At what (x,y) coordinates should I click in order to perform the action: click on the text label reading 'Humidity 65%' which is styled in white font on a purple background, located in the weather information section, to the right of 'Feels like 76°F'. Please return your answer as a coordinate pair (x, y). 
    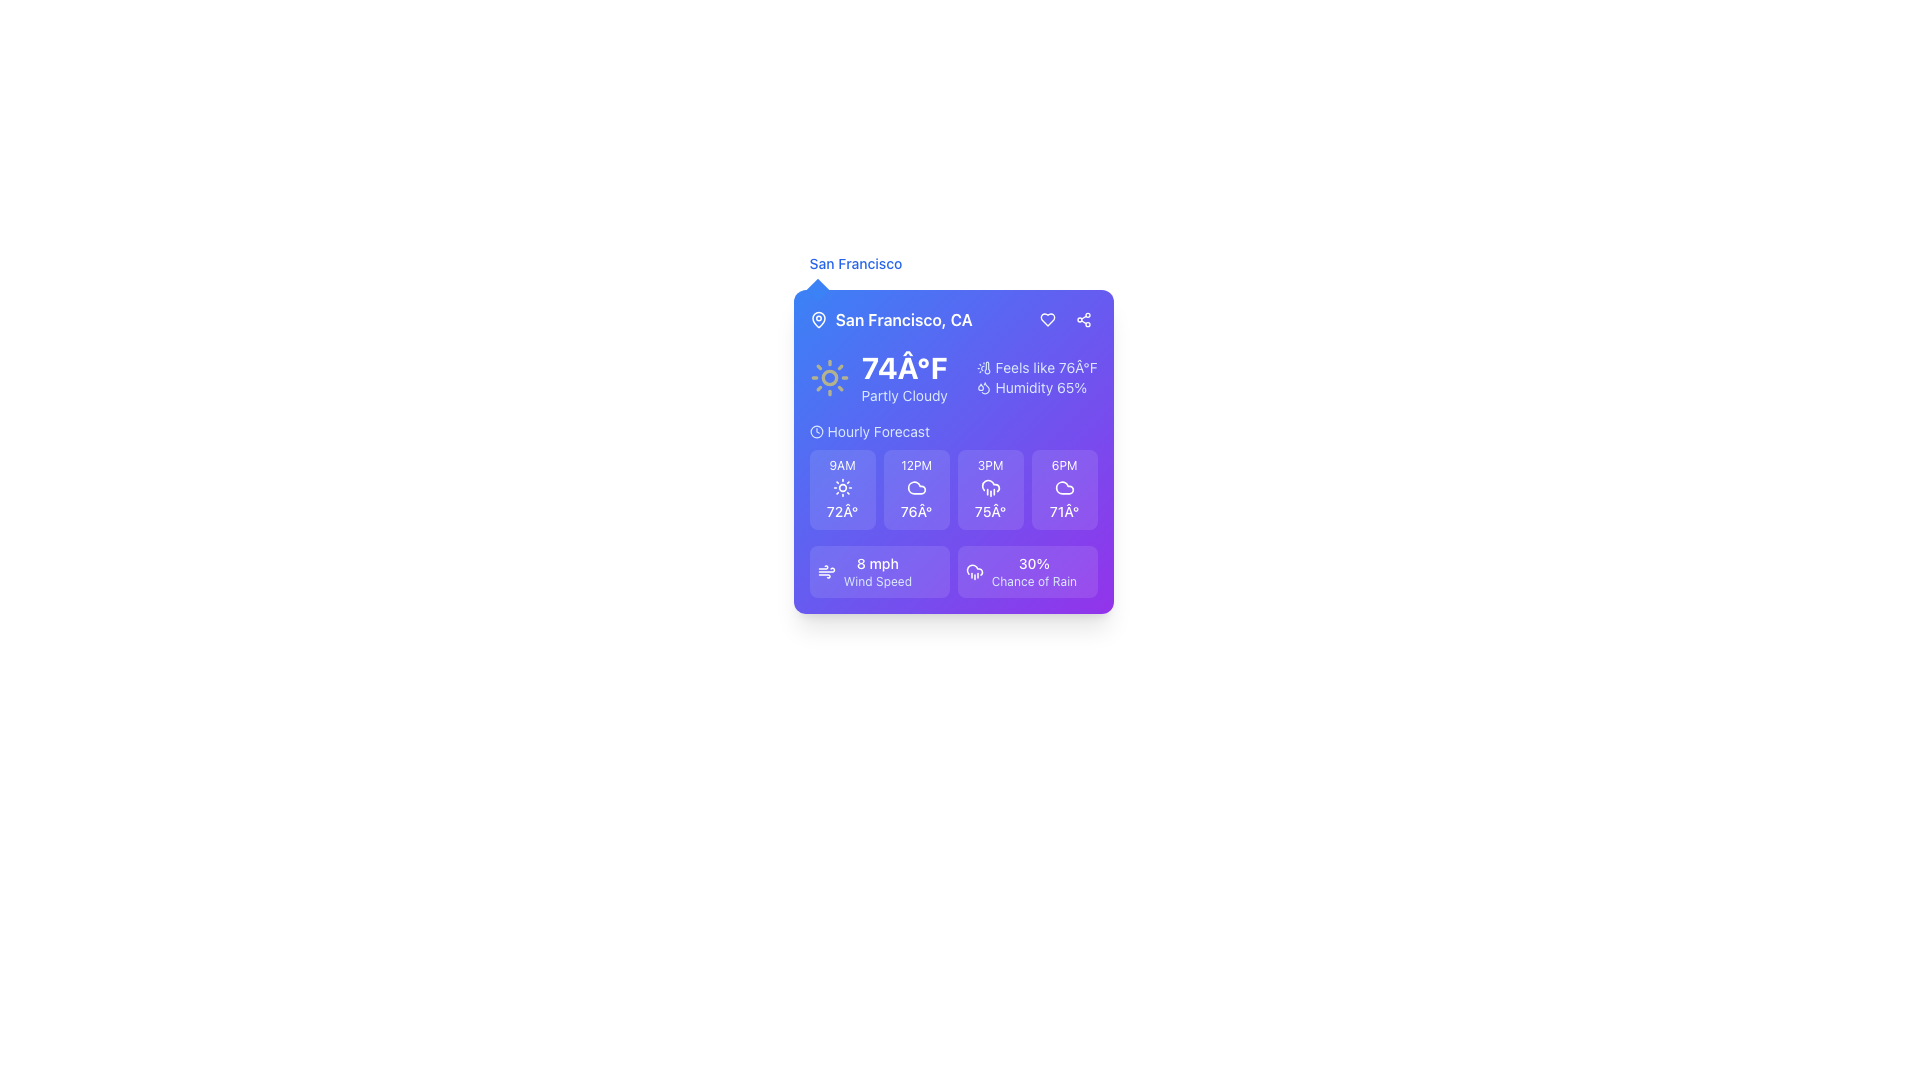
    Looking at the image, I should click on (1040, 388).